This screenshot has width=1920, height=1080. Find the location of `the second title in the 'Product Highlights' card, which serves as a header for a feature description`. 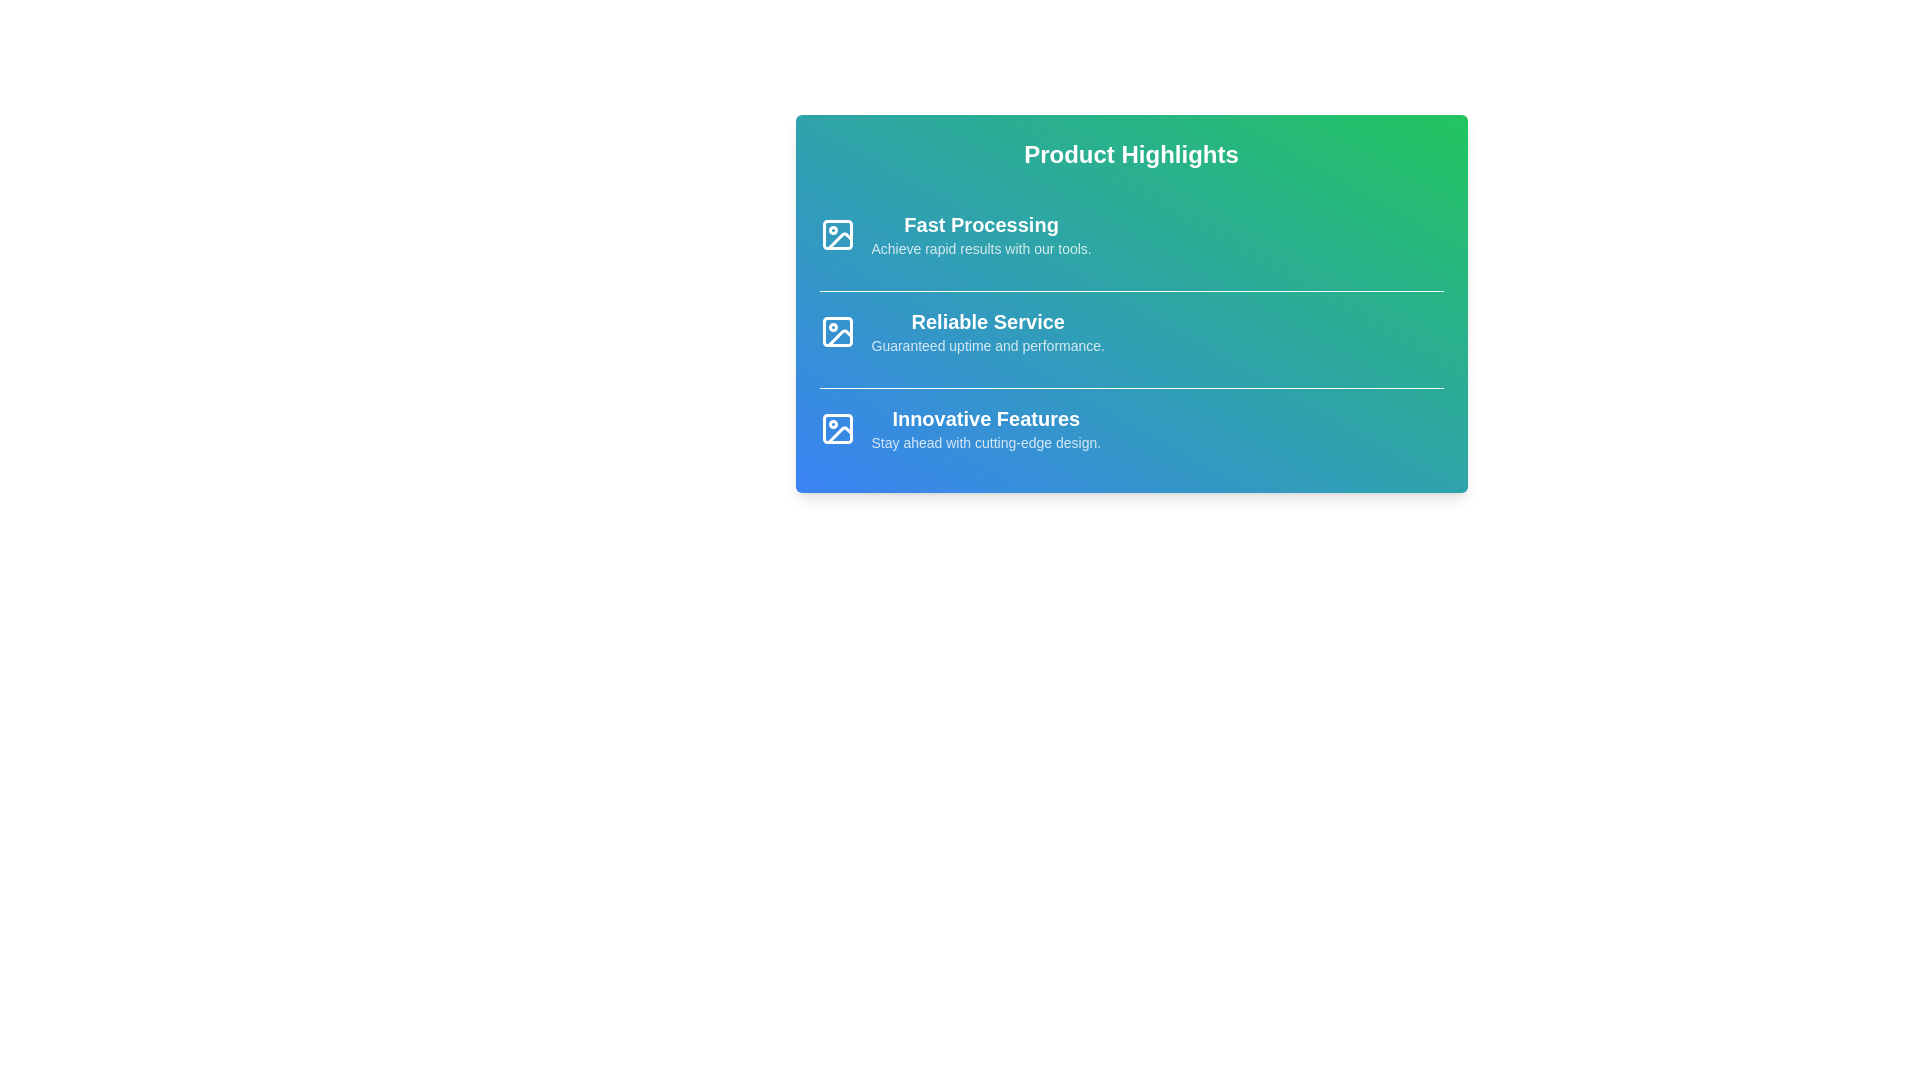

the second title in the 'Product Highlights' card, which serves as a header for a feature description is located at coordinates (988, 320).